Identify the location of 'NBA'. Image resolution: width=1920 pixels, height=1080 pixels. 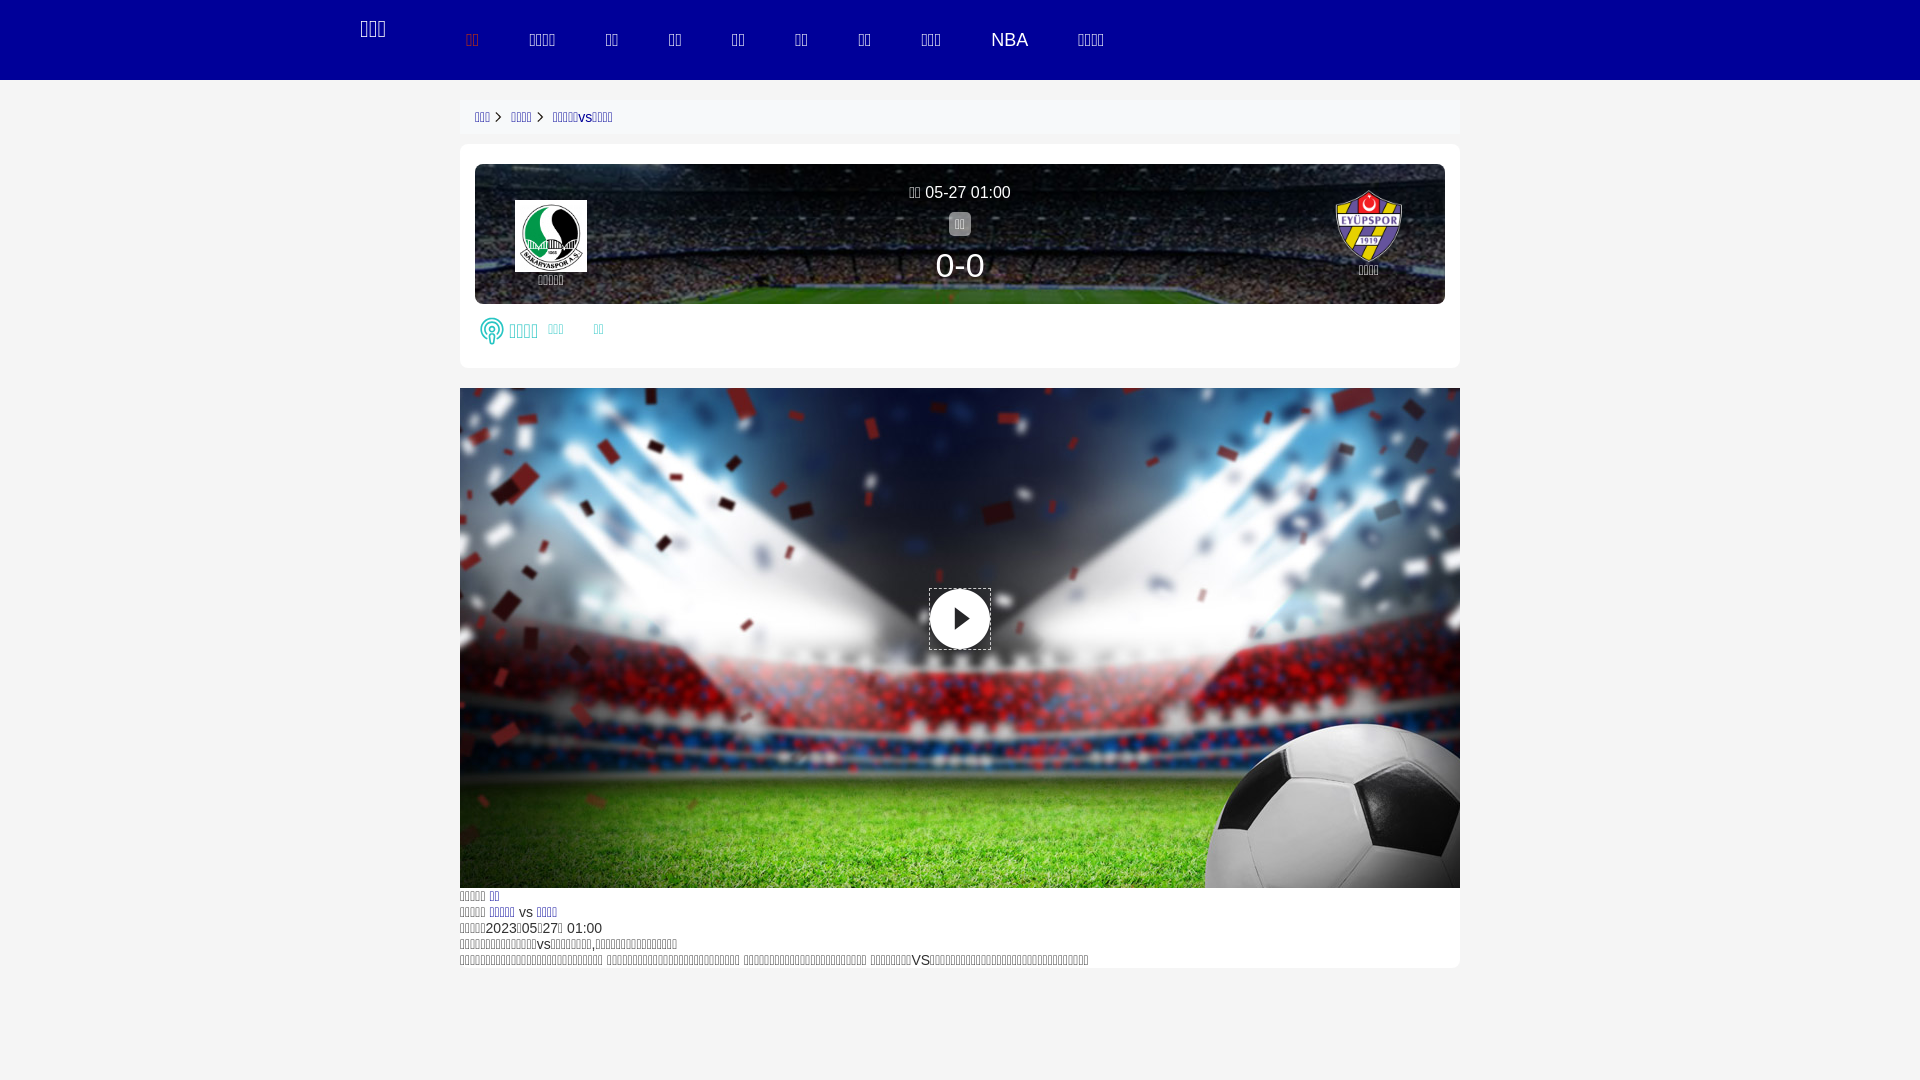
(1009, 39).